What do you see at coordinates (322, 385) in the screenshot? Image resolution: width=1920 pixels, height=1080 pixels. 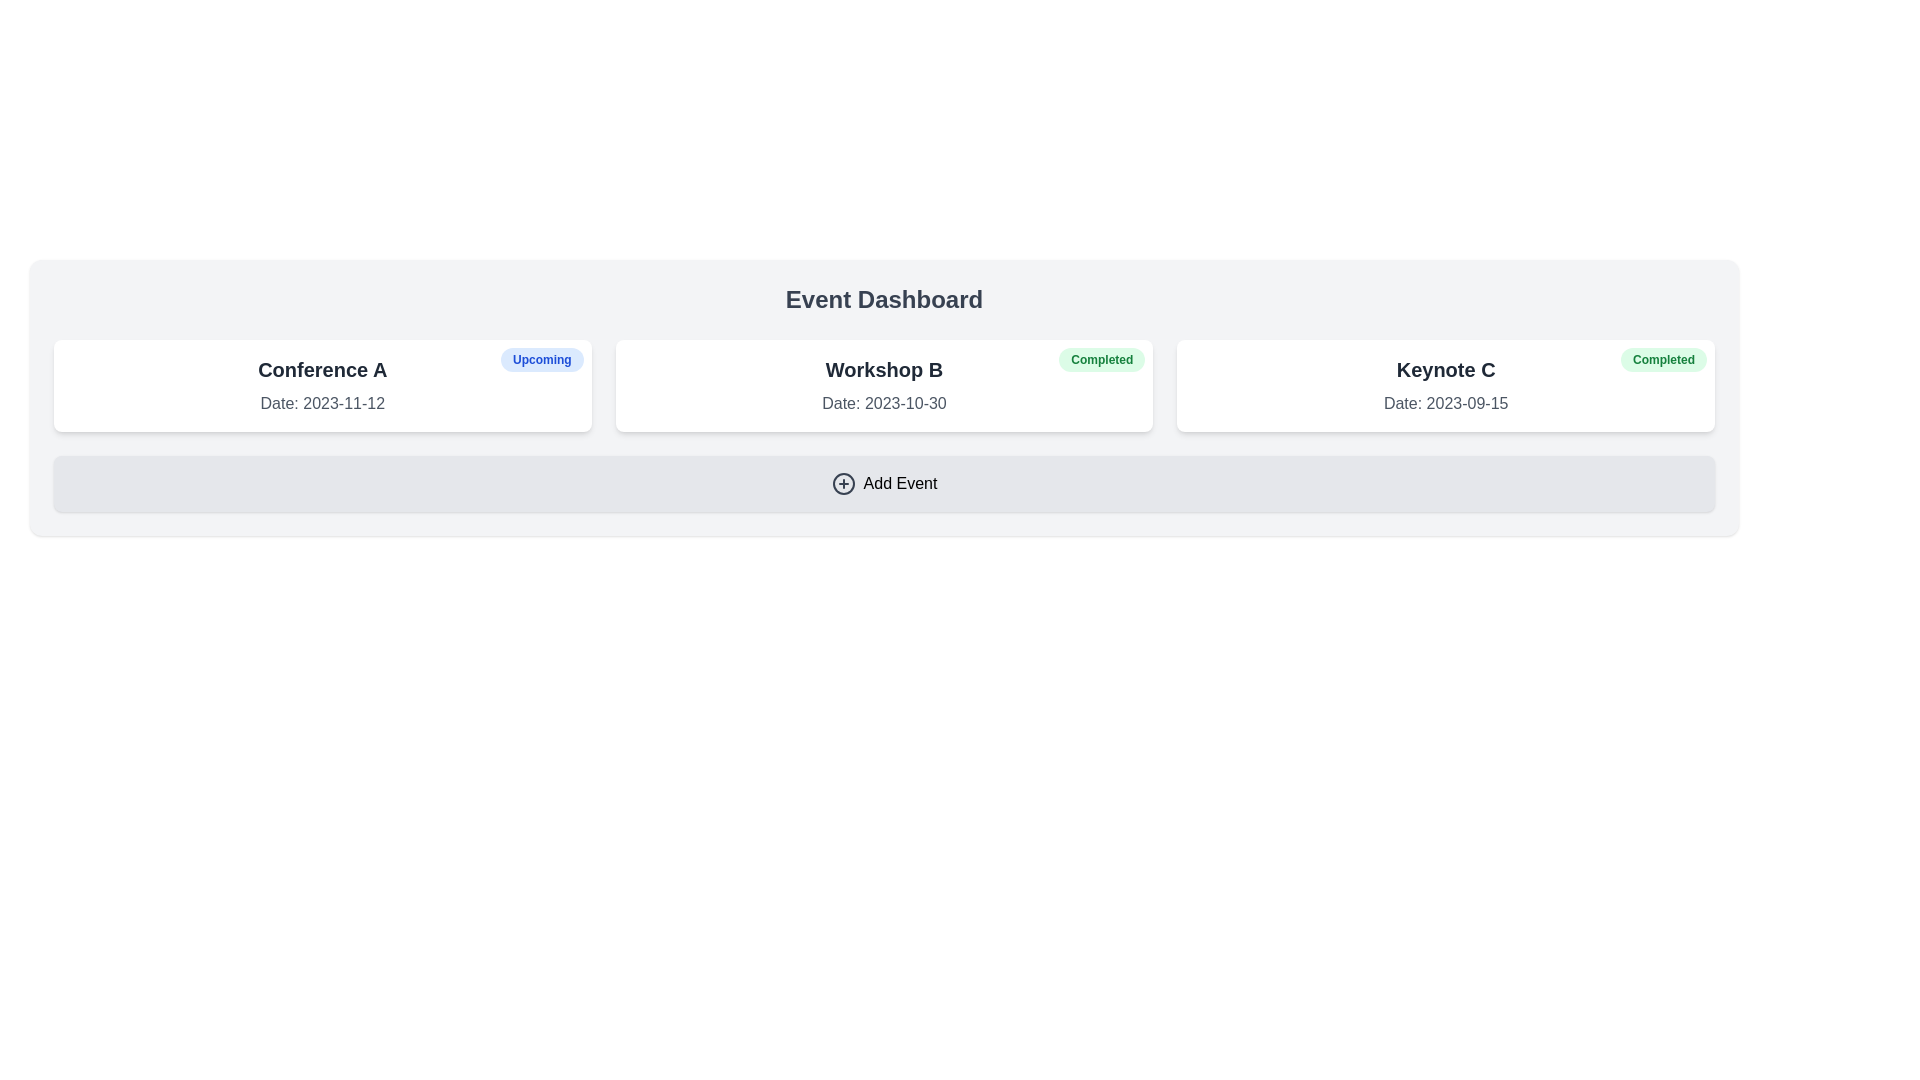 I see `the Event card` at bounding box center [322, 385].